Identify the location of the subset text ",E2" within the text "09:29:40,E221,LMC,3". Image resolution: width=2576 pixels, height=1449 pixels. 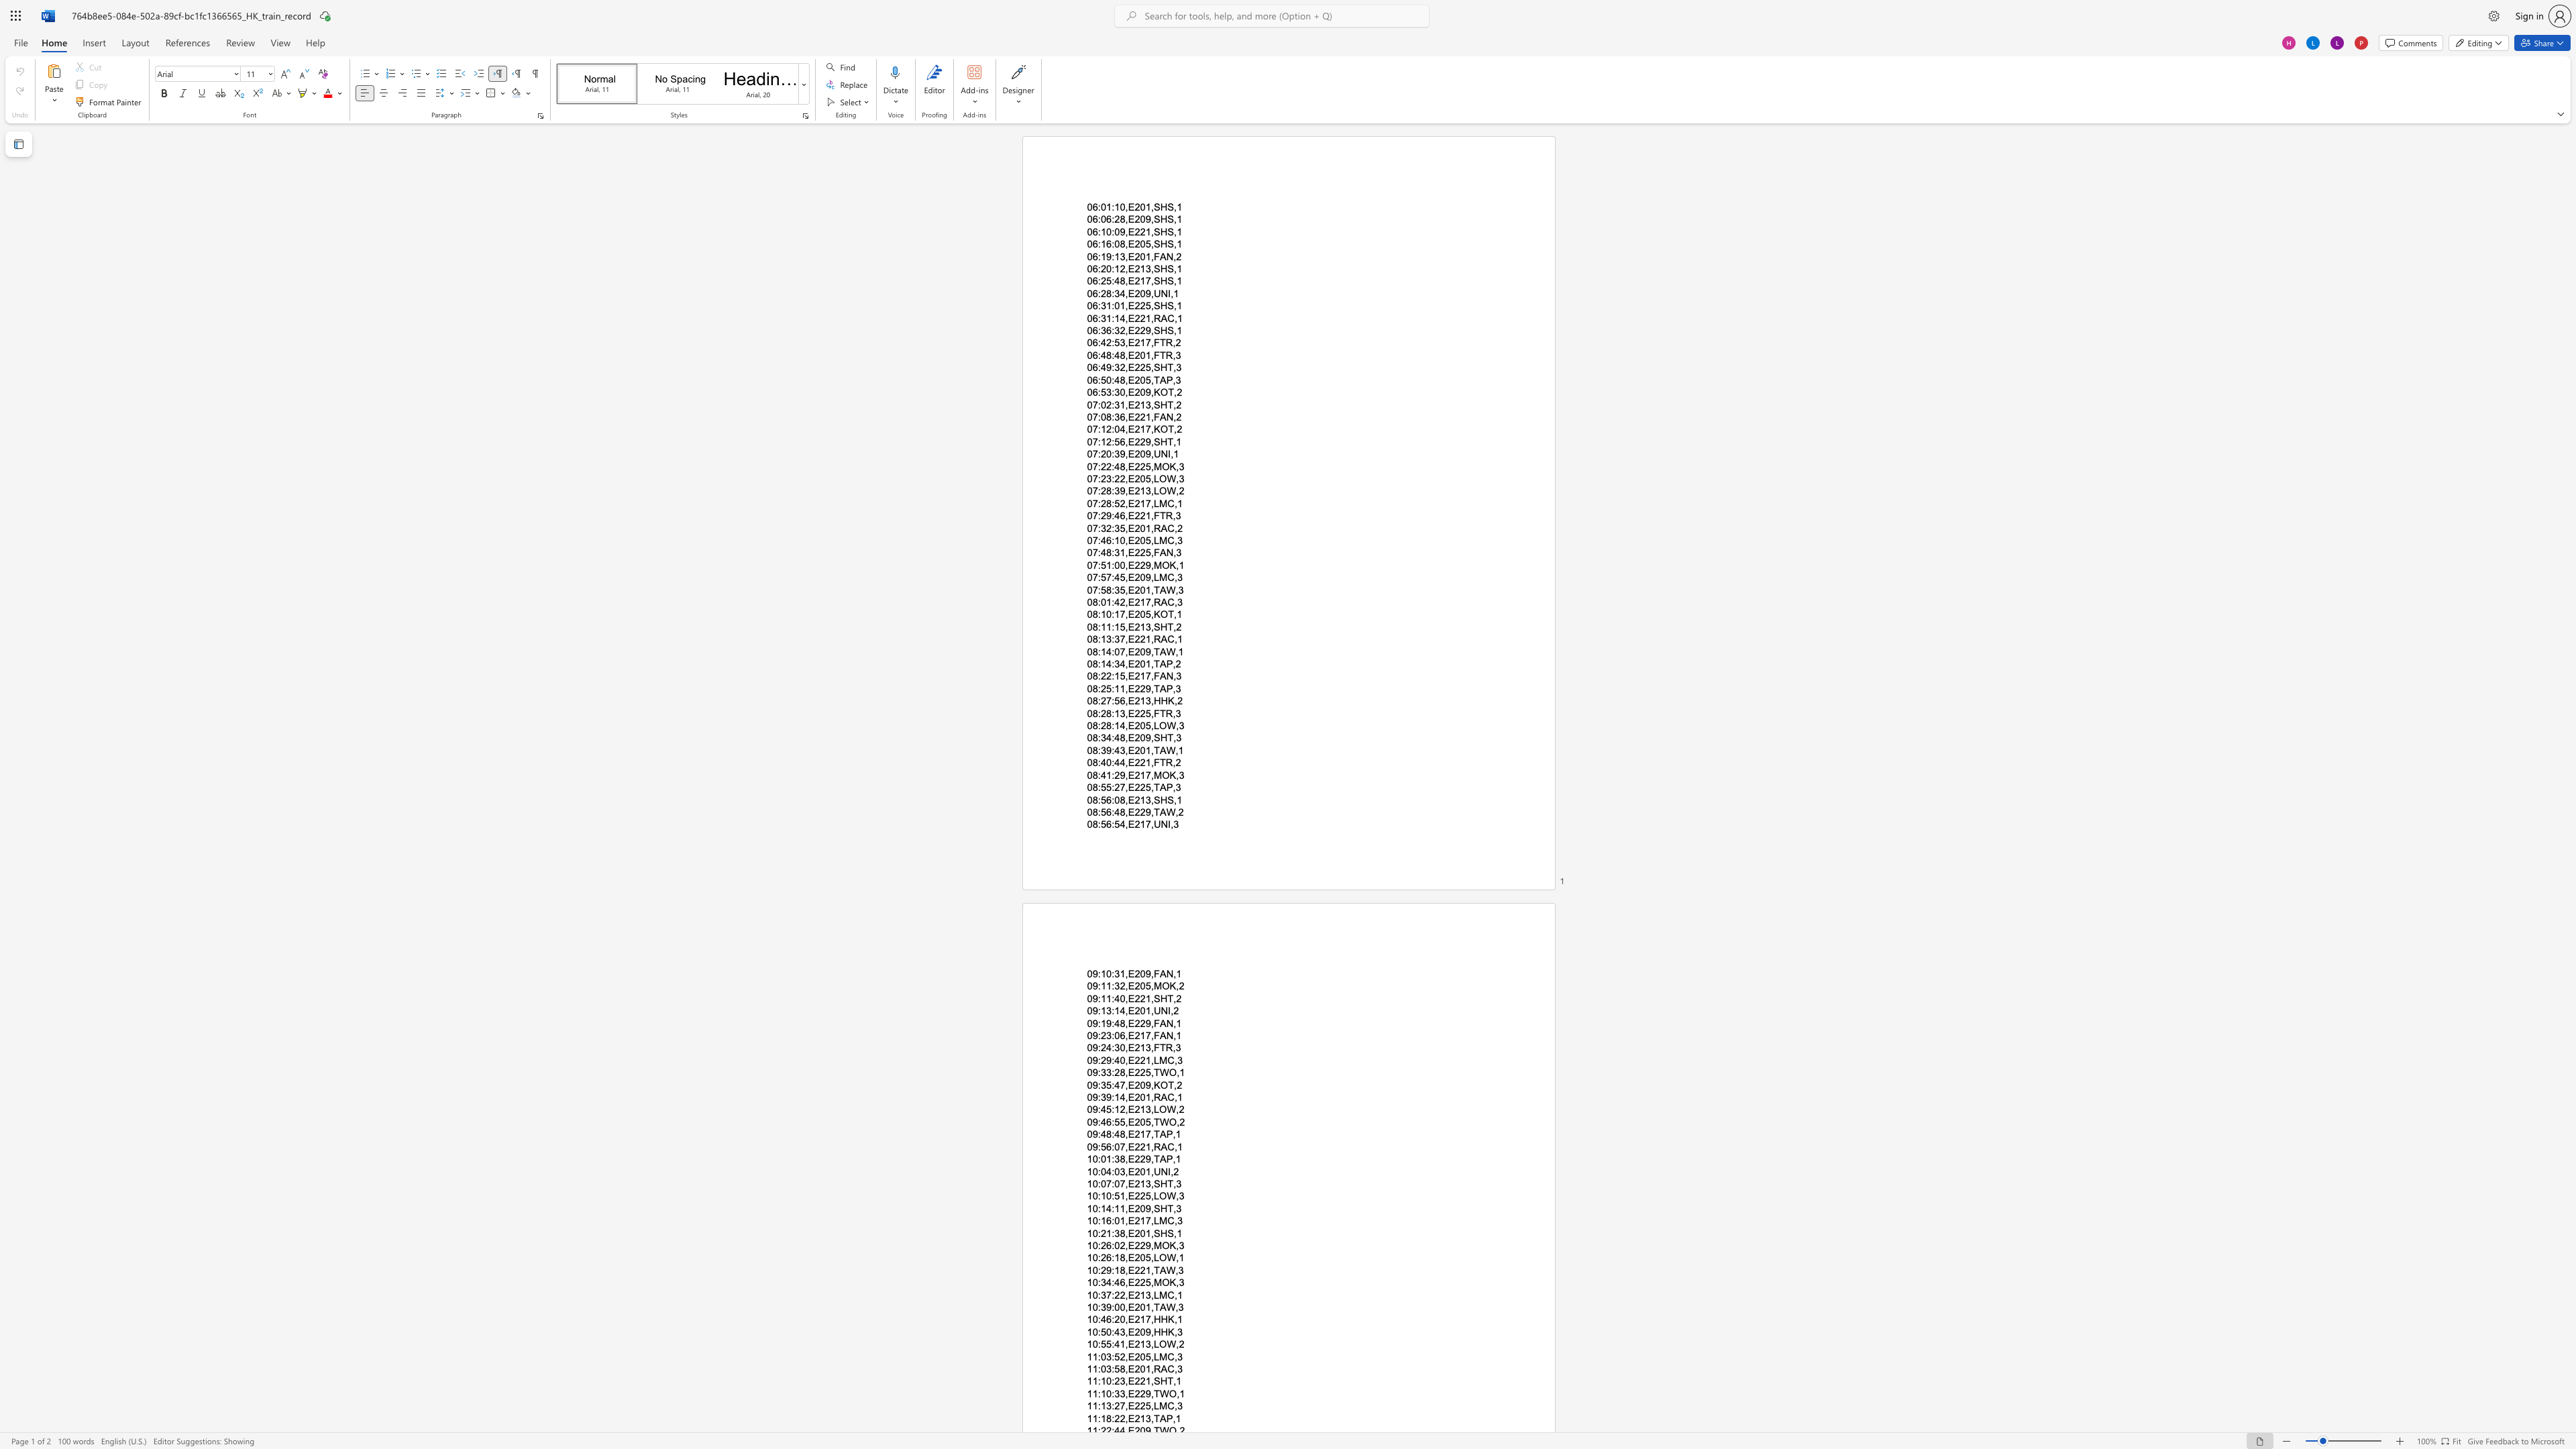
(1124, 1059).